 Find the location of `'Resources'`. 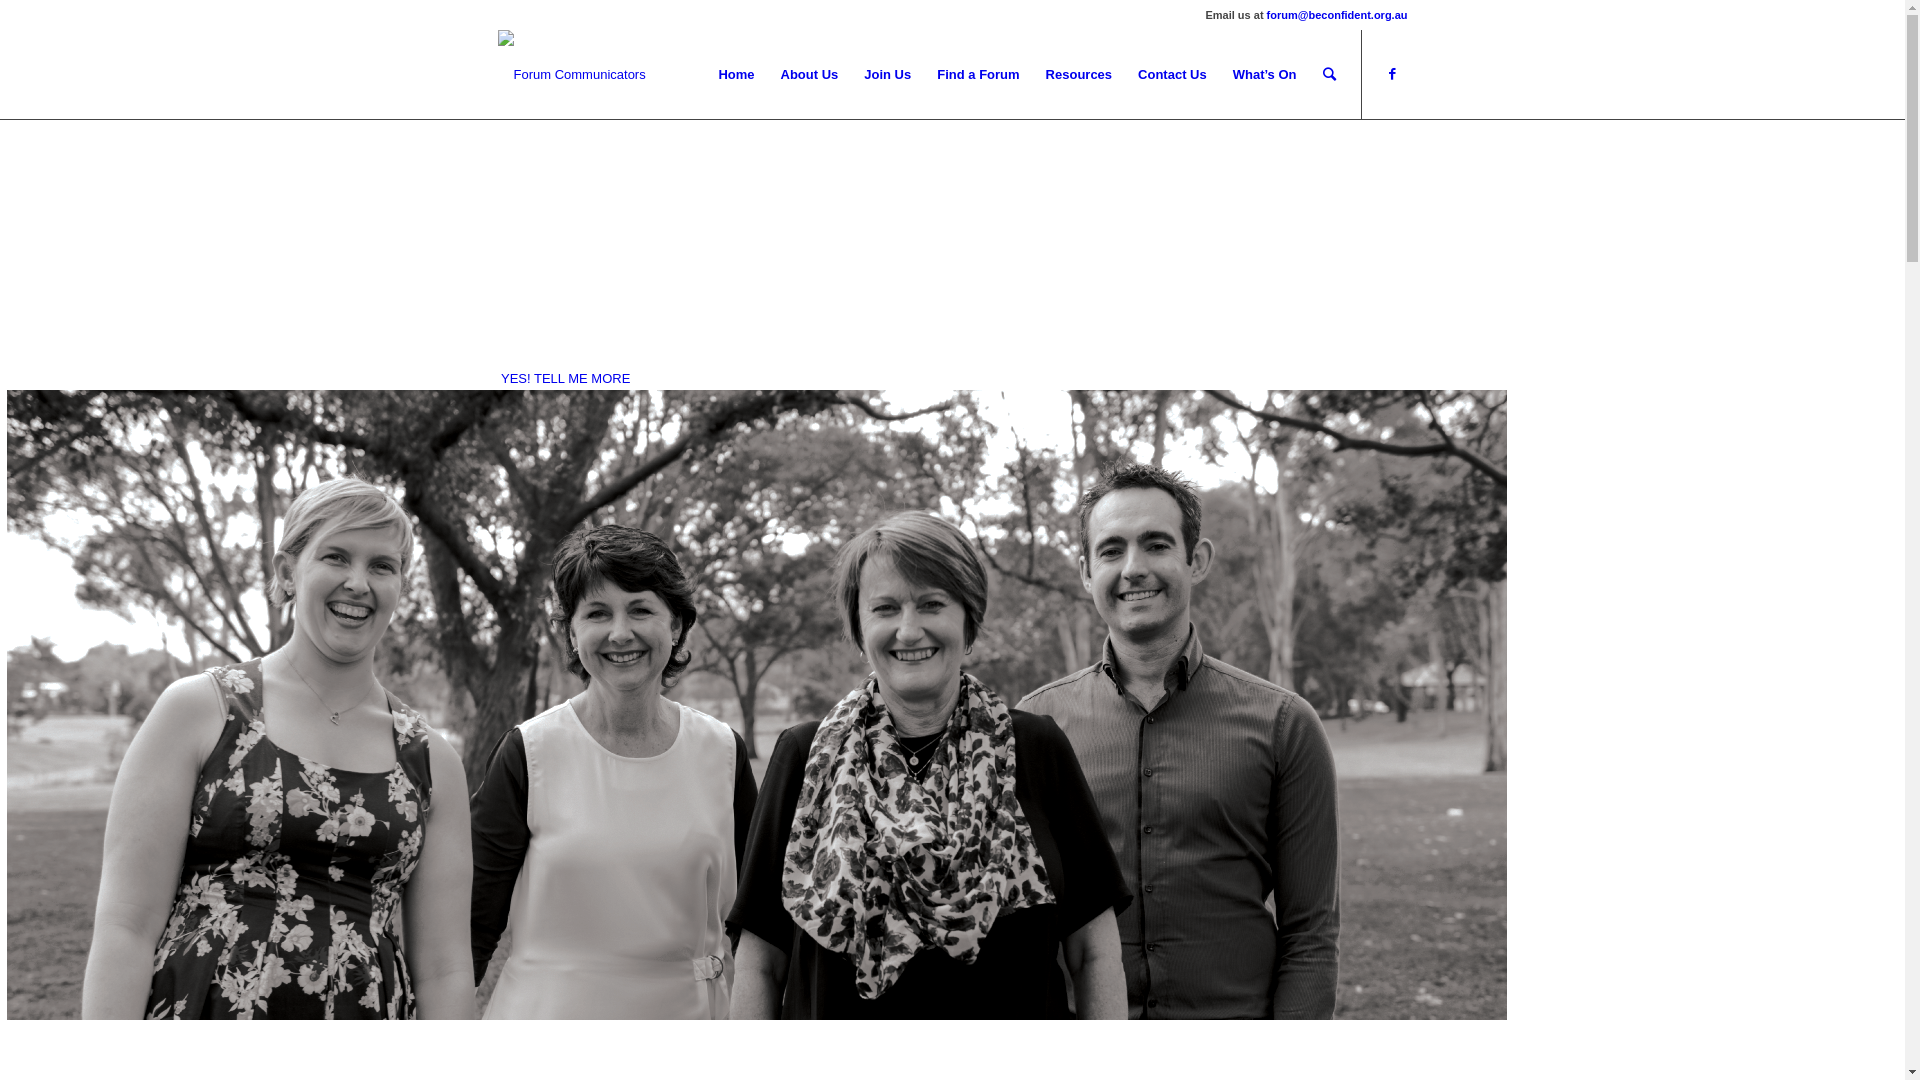

'Resources' is located at coordinates (1078, 73).